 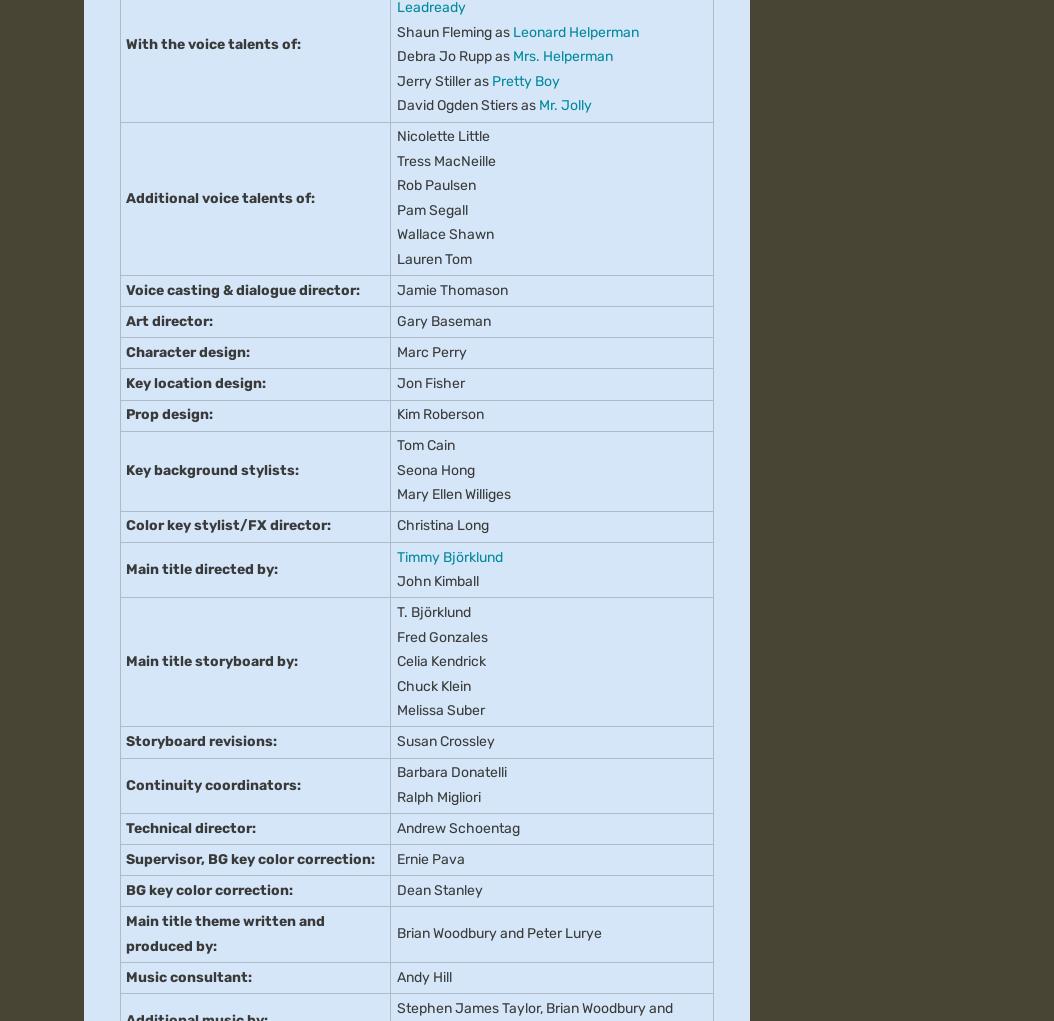 I want to click on 'Press', so click(x=101, y=263).